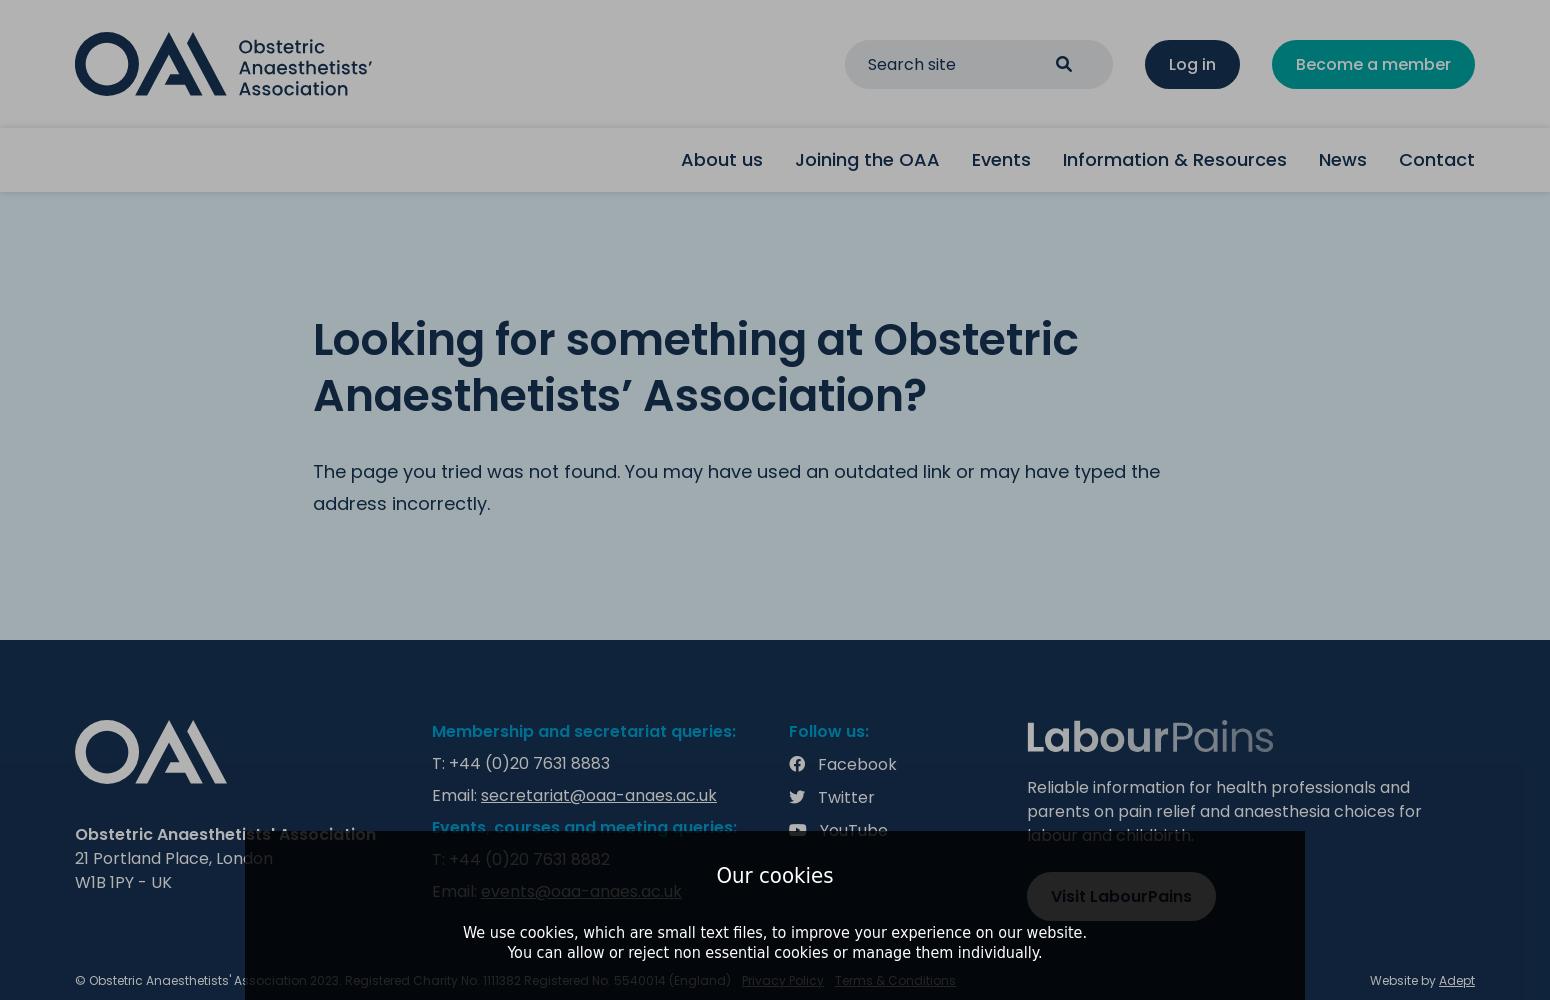  What do you see at coordinates (1175, 159) in the screenshot?
I see `'Information & Resources'` at bounding box center [1175, 159].